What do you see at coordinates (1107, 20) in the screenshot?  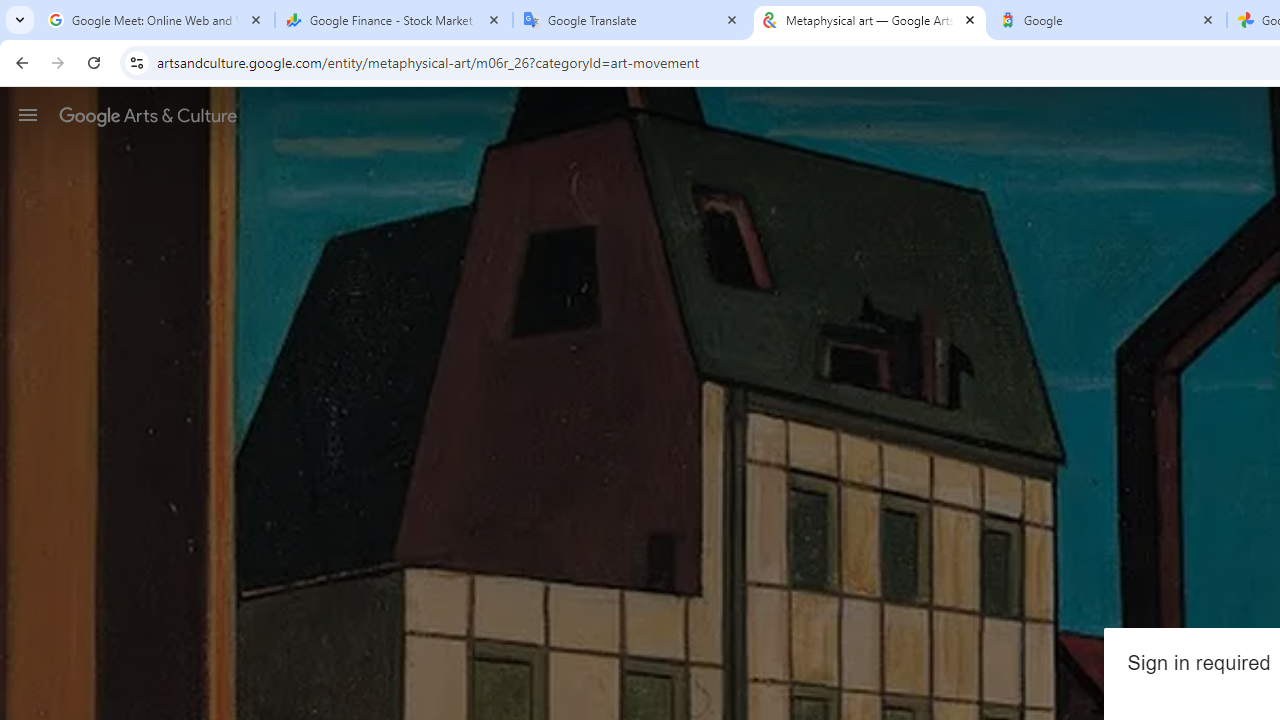 I see `'Google'` at bounding box center [1107, 20].